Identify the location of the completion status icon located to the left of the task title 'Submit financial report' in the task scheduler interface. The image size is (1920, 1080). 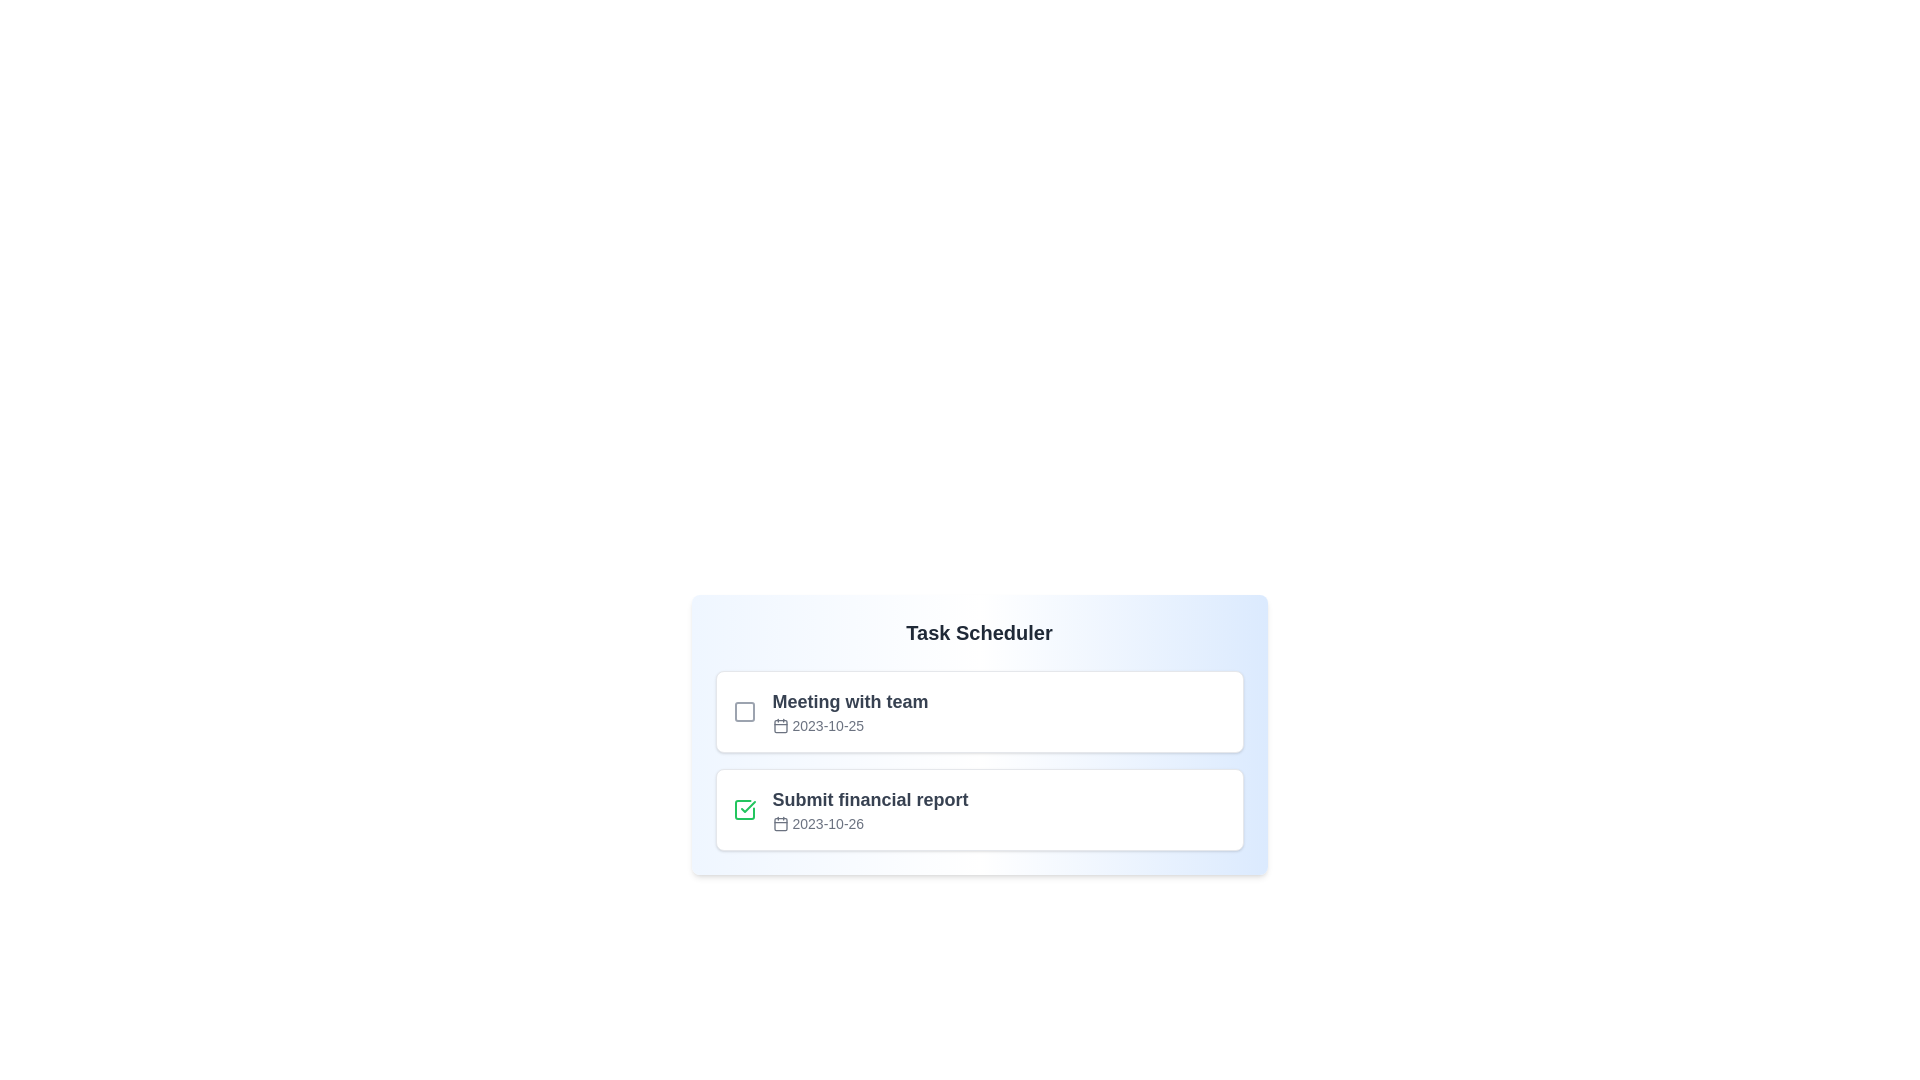
(743, 810).